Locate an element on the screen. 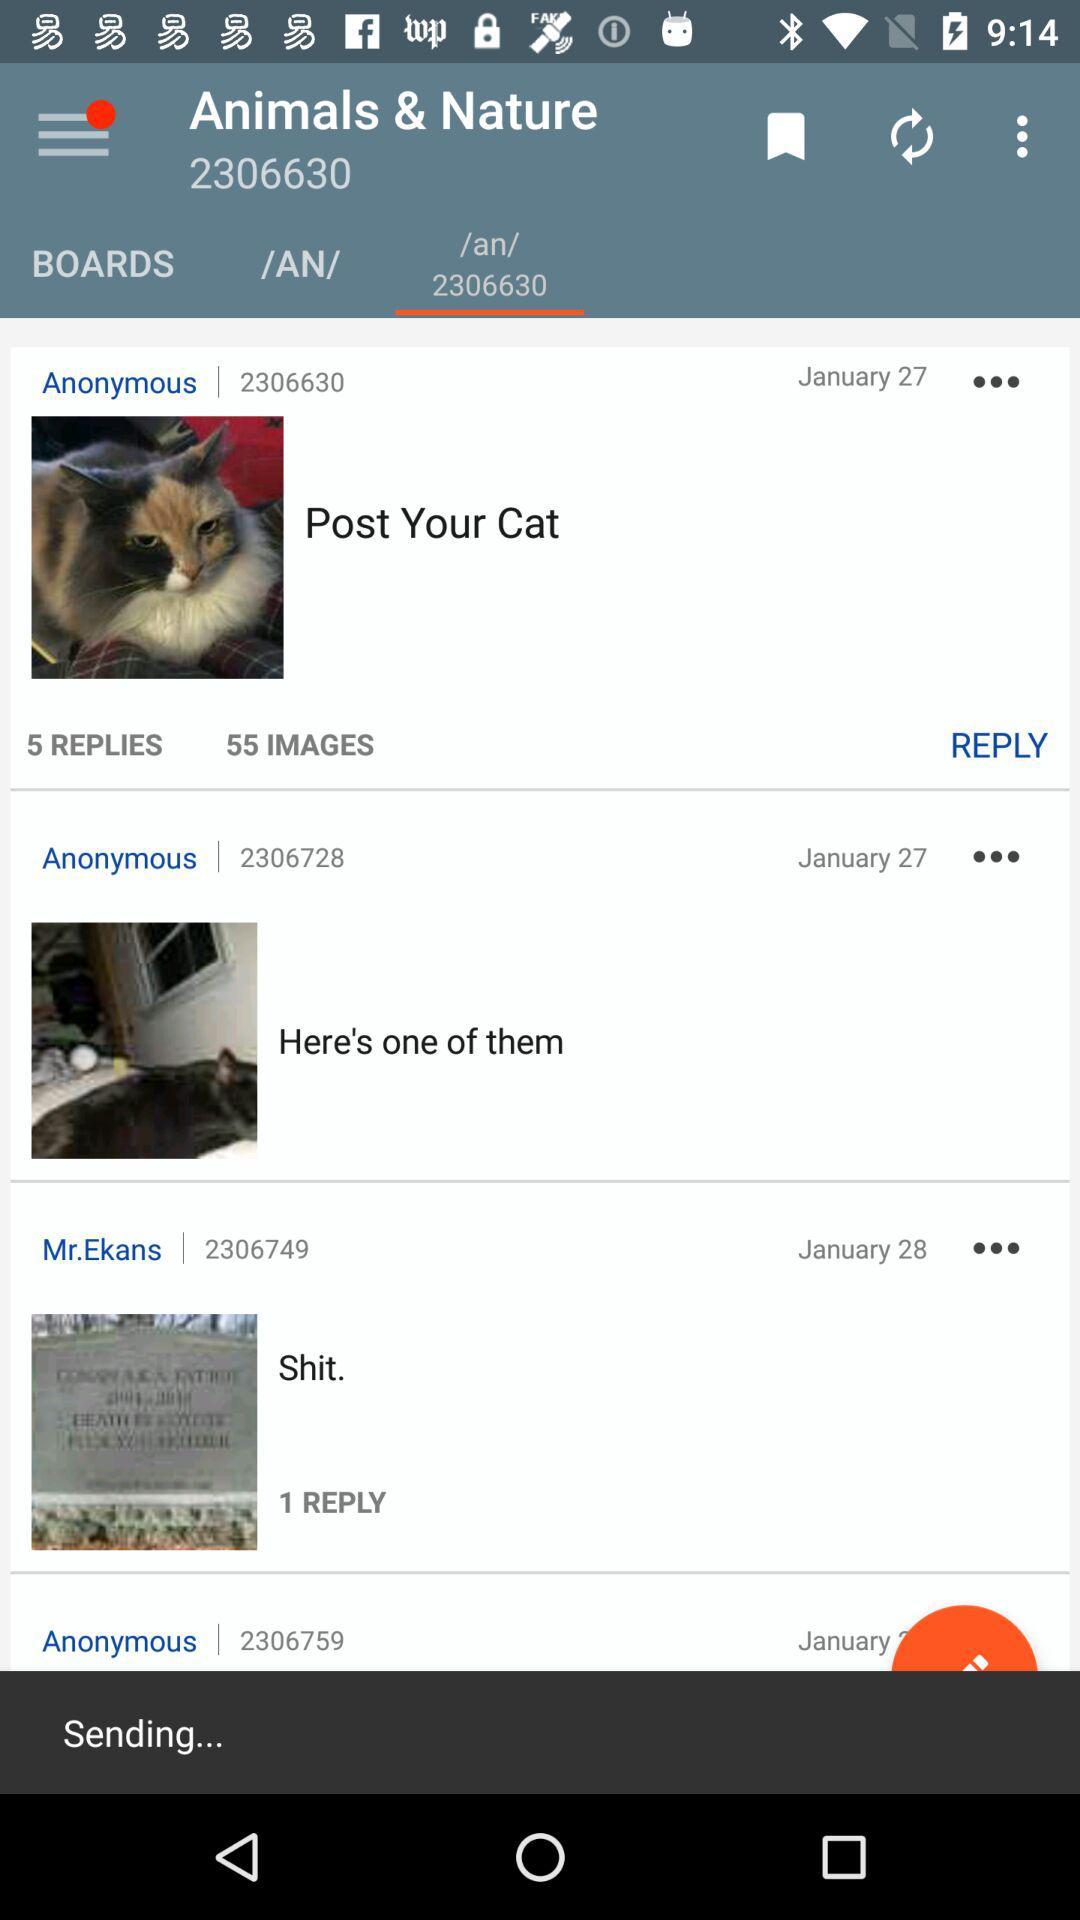 The height and width of the screenshot is (1920, 1080). item to the left of animals & nature is located at coordinates (72, 135).